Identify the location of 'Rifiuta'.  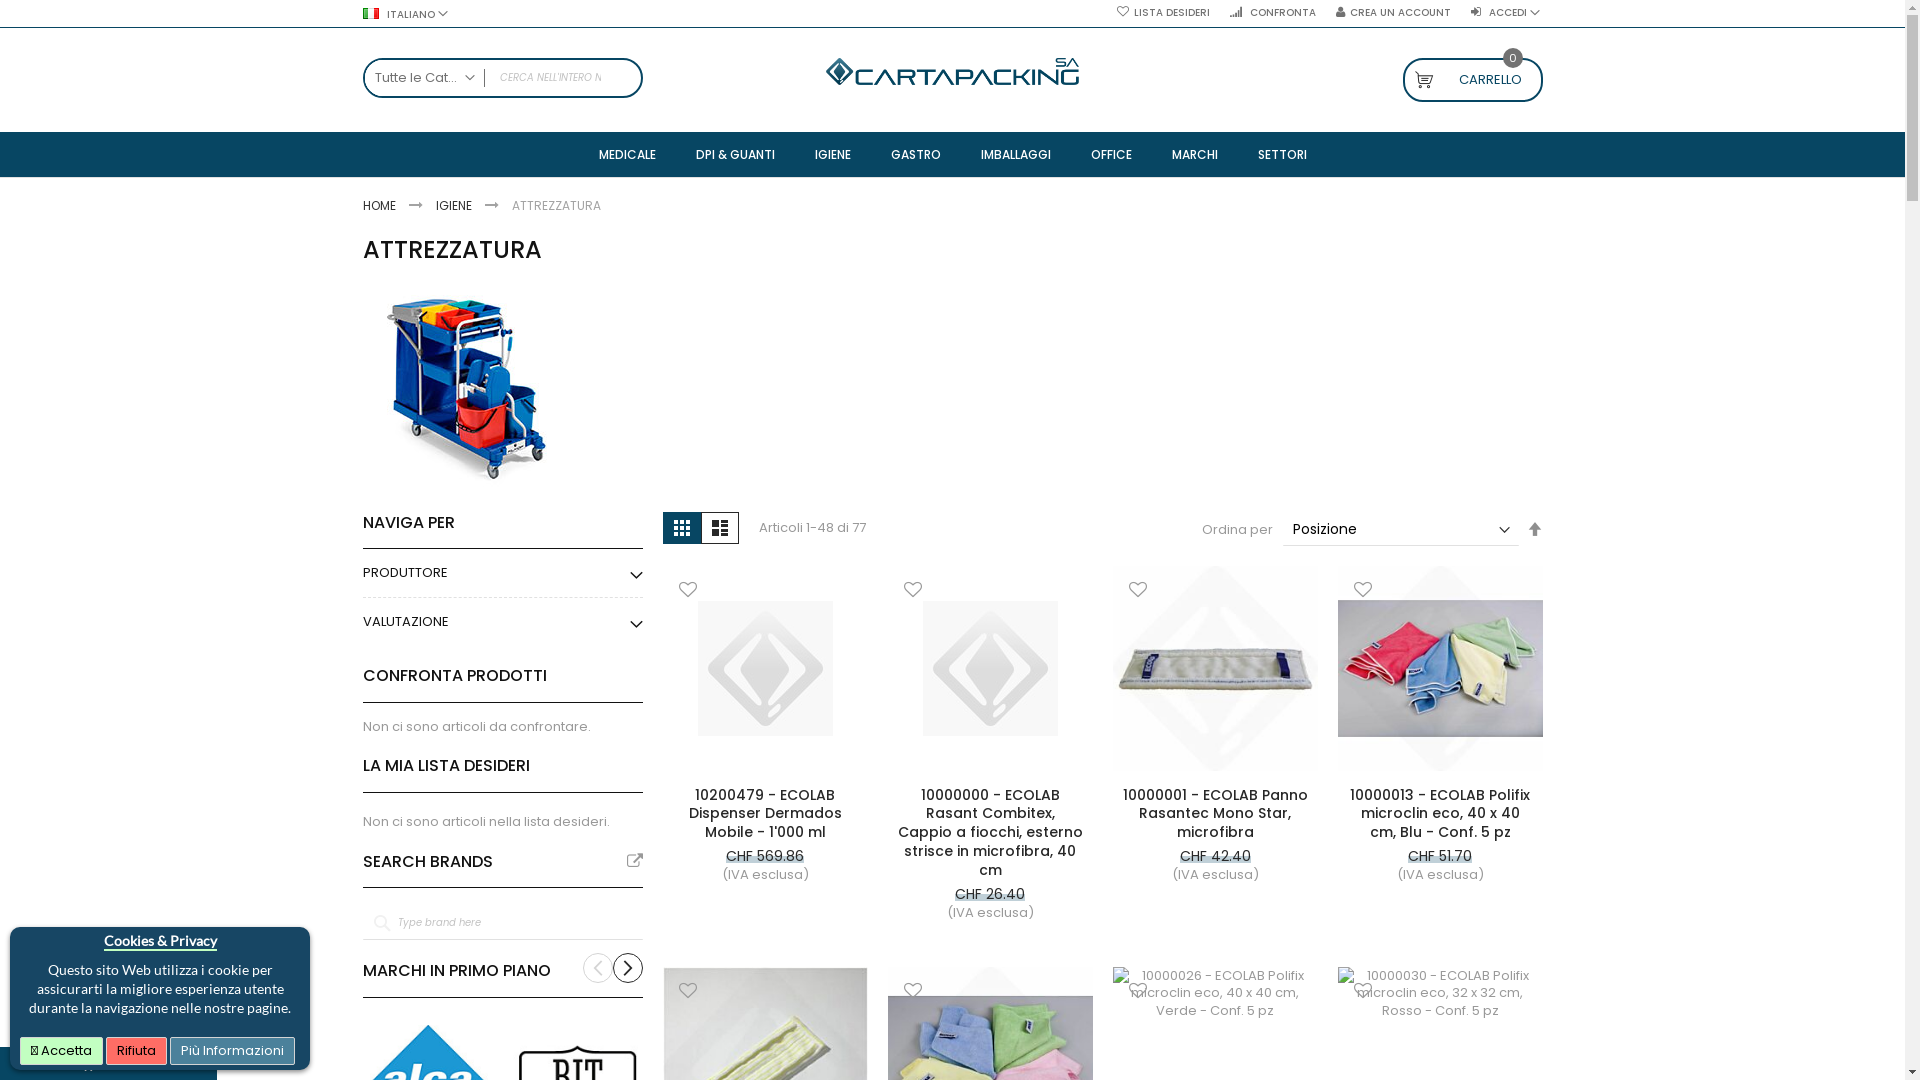
(135, 1049).